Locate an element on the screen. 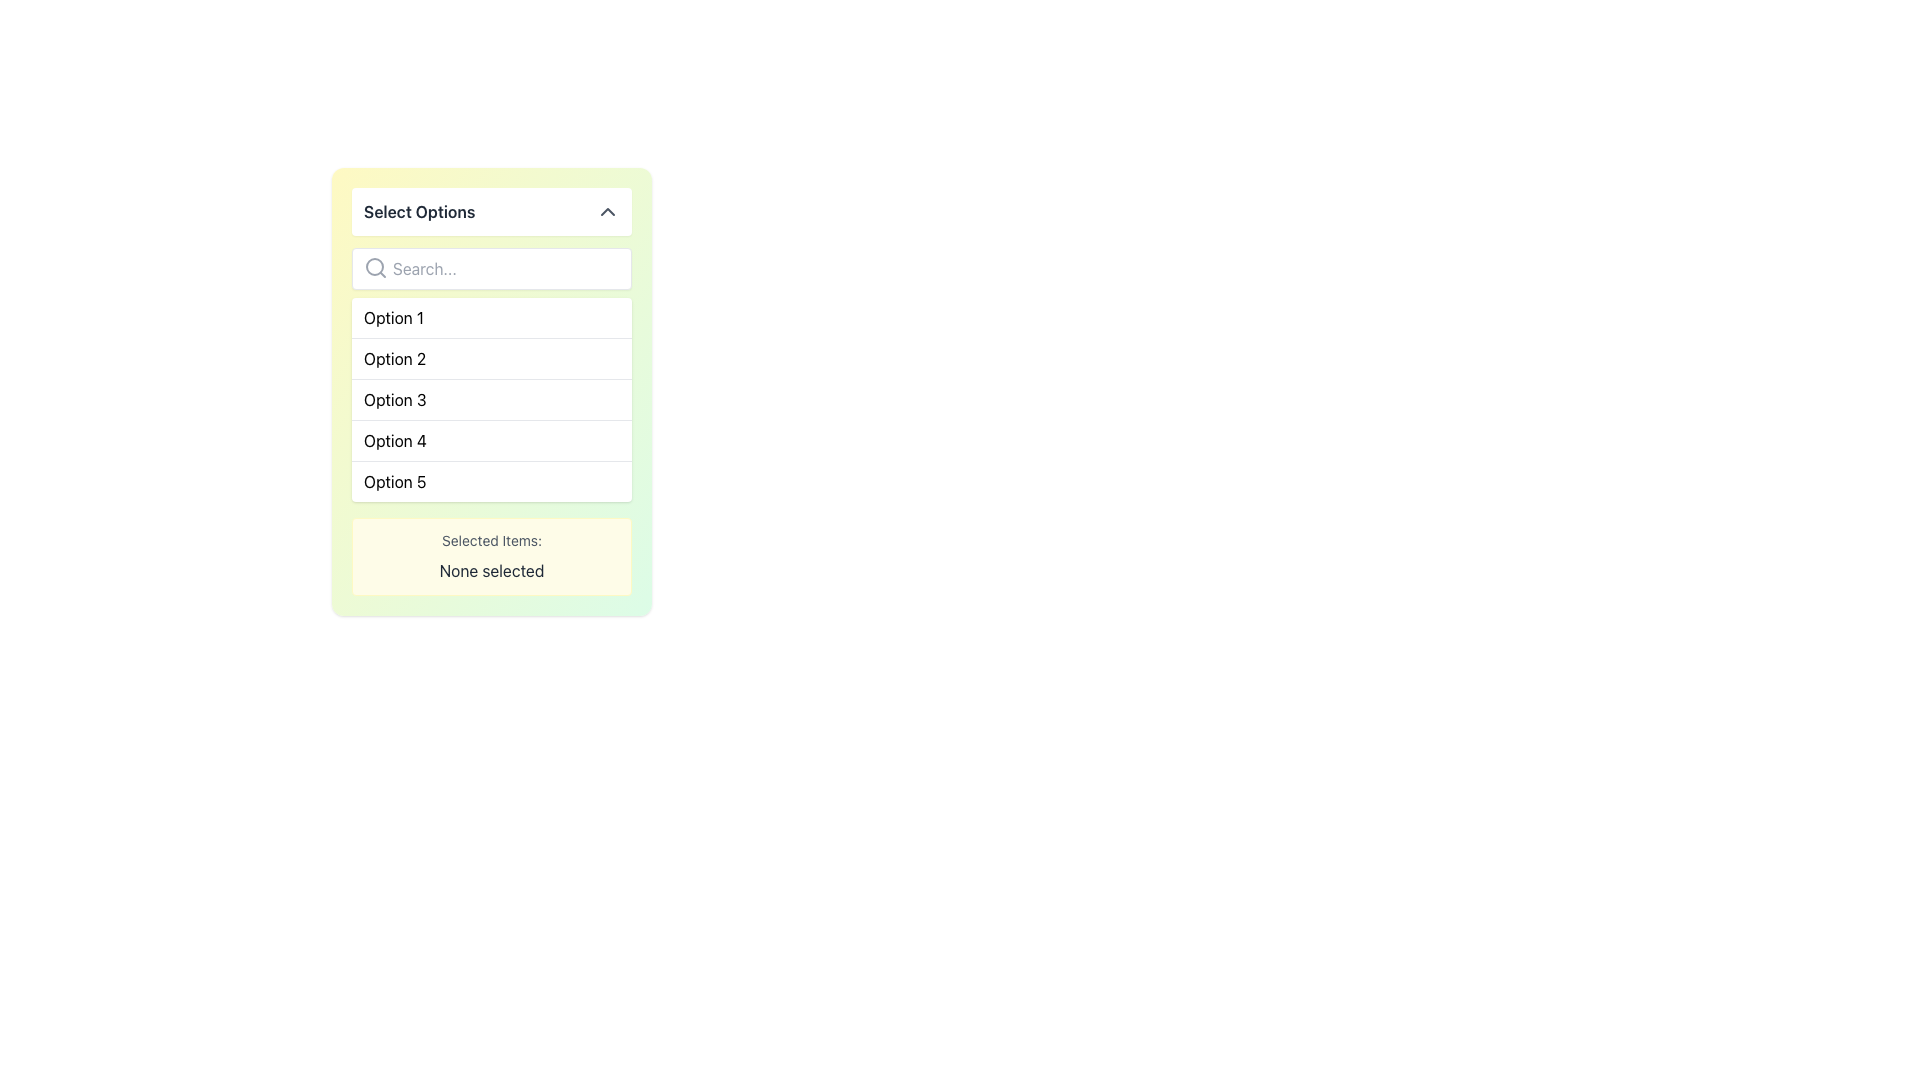 The height and width of the screenshot is (1080, 1920). the chevron icon styled with a dark gray stroke that points upward, located at the top-right corner of the dropdown menu labeled 'Select Options' is located at coordinates (607, 212).